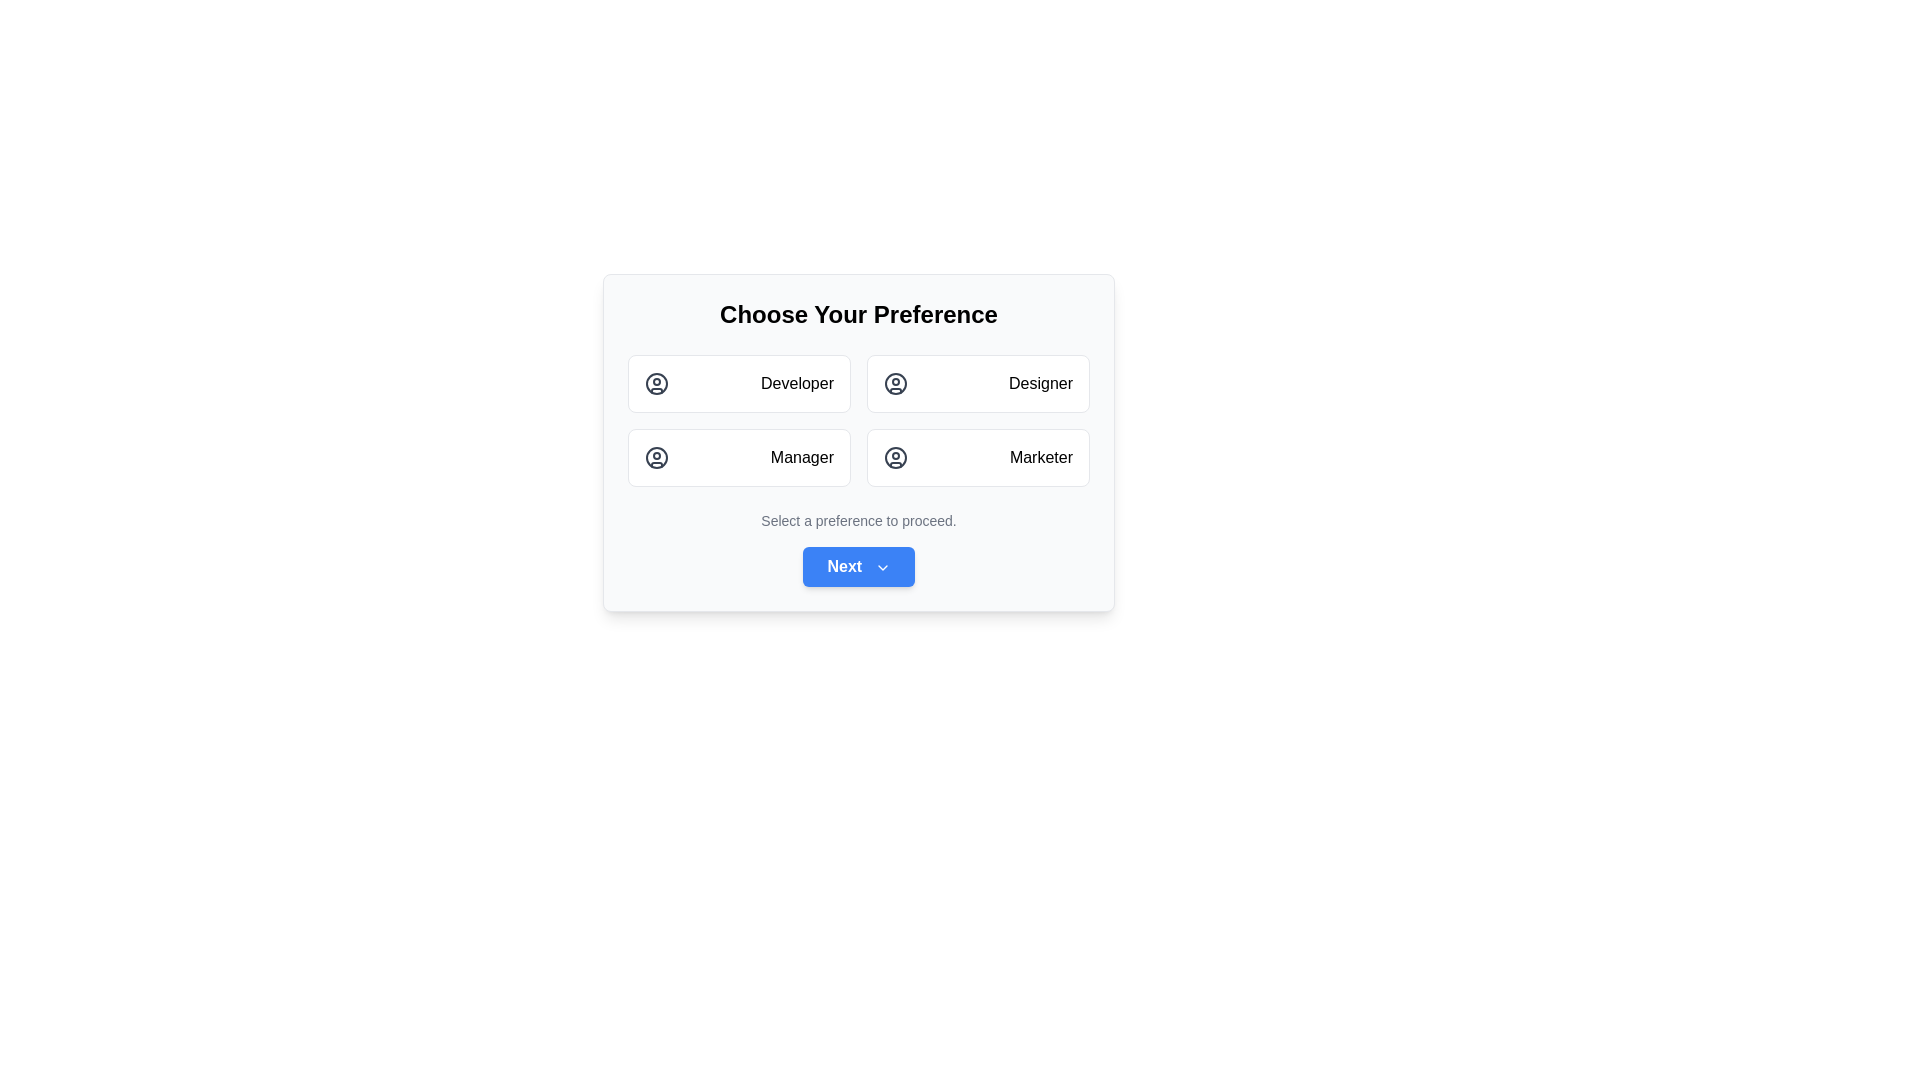 This screenshot has height=1080, width=1920. Describe the element at coordinates (1040, 384) in the screenshot. I see `the label/text indicating the name for the clickable selection option located on the right side within a rectangular card in the options grid below the heading 'Choose Your Preference'` at that location.